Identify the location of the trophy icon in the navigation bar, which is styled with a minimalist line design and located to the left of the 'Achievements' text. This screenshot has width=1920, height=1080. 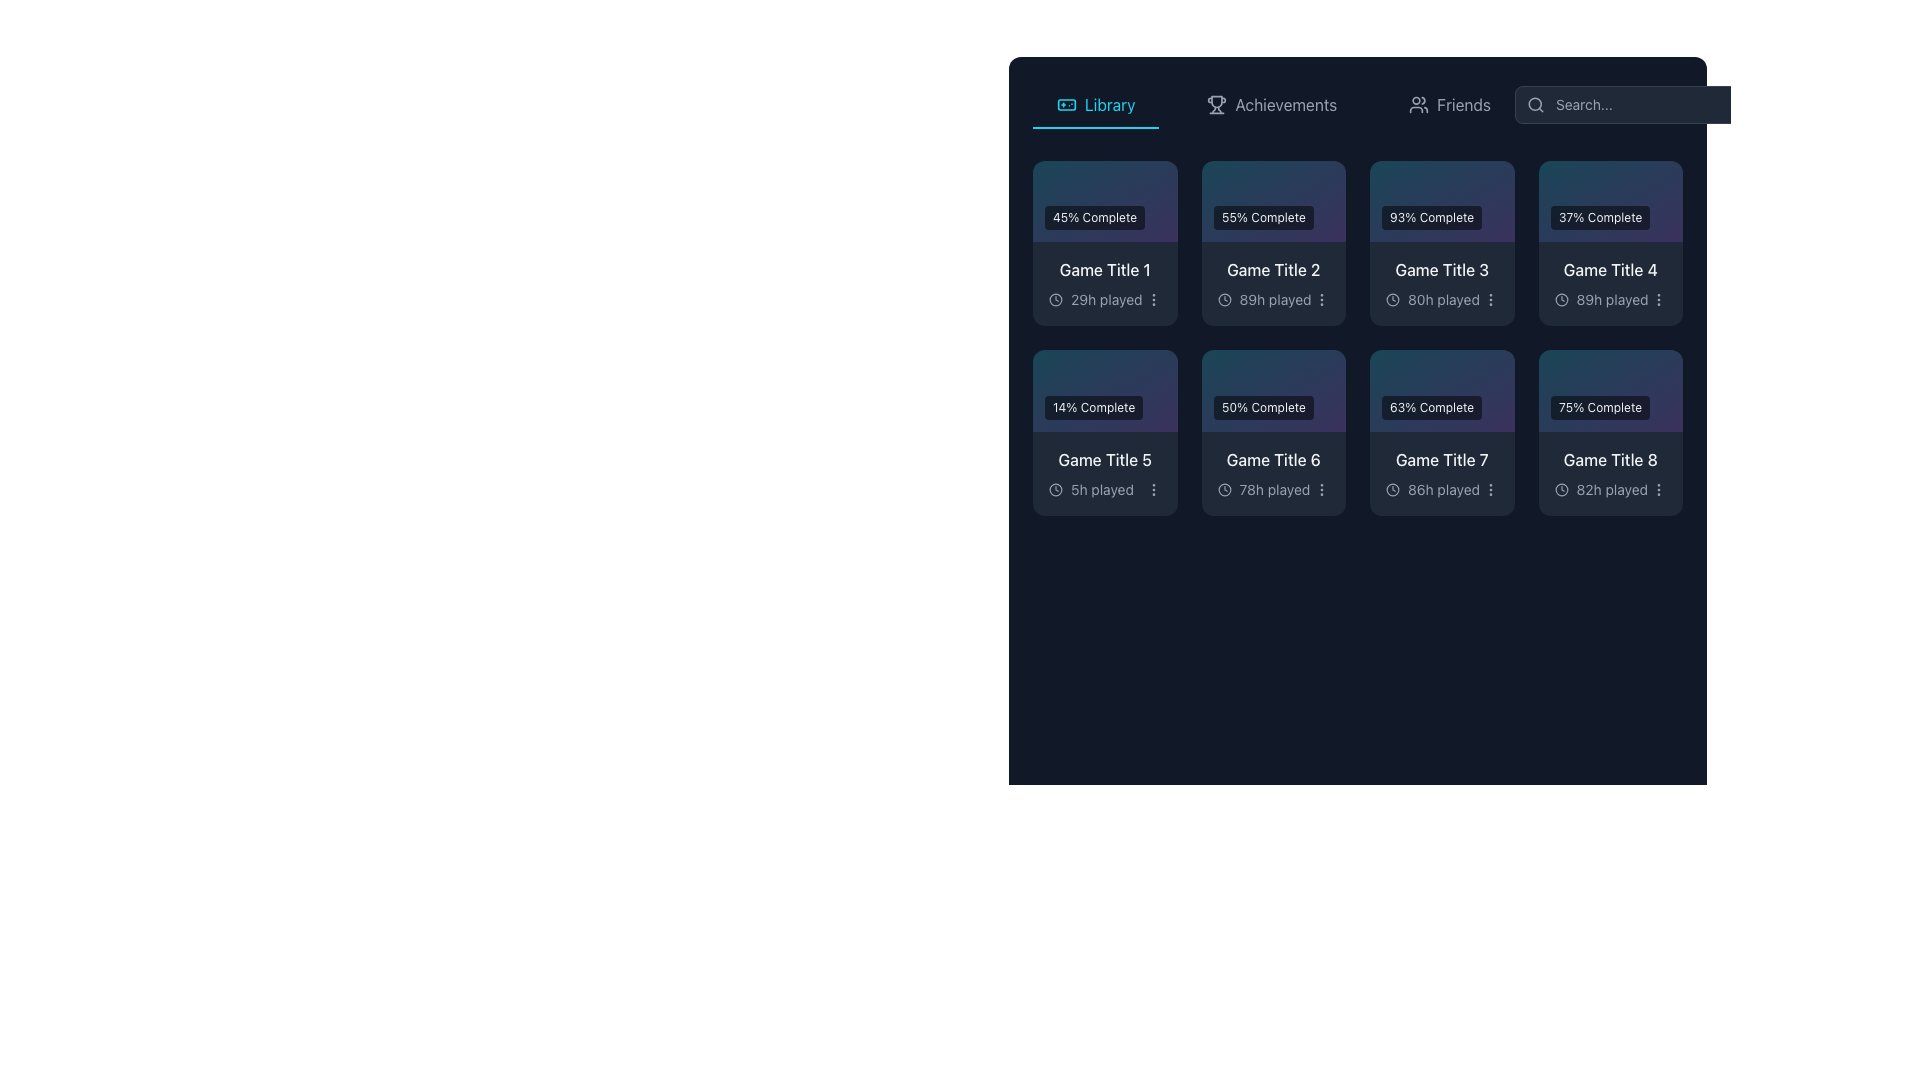
(1216, 104).